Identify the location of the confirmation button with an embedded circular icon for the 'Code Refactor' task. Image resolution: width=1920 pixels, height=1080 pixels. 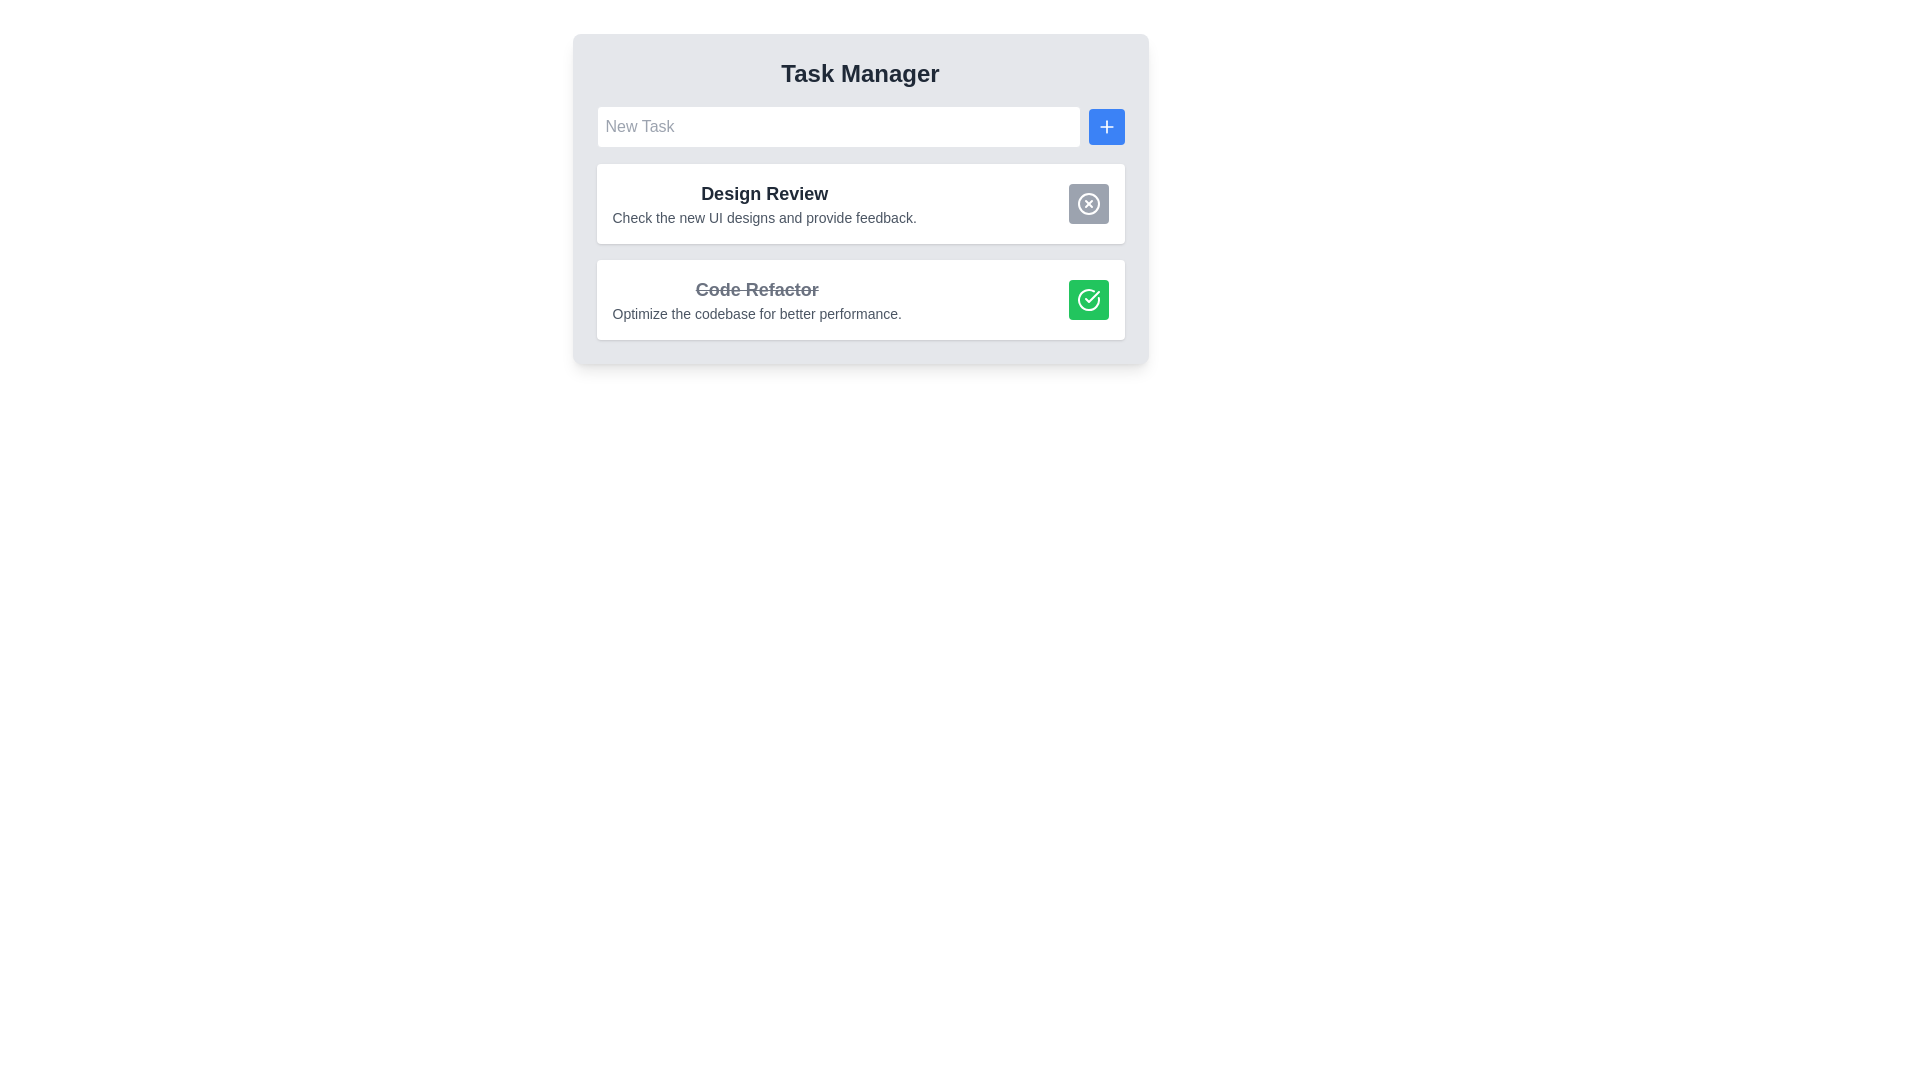
(1087, 300).